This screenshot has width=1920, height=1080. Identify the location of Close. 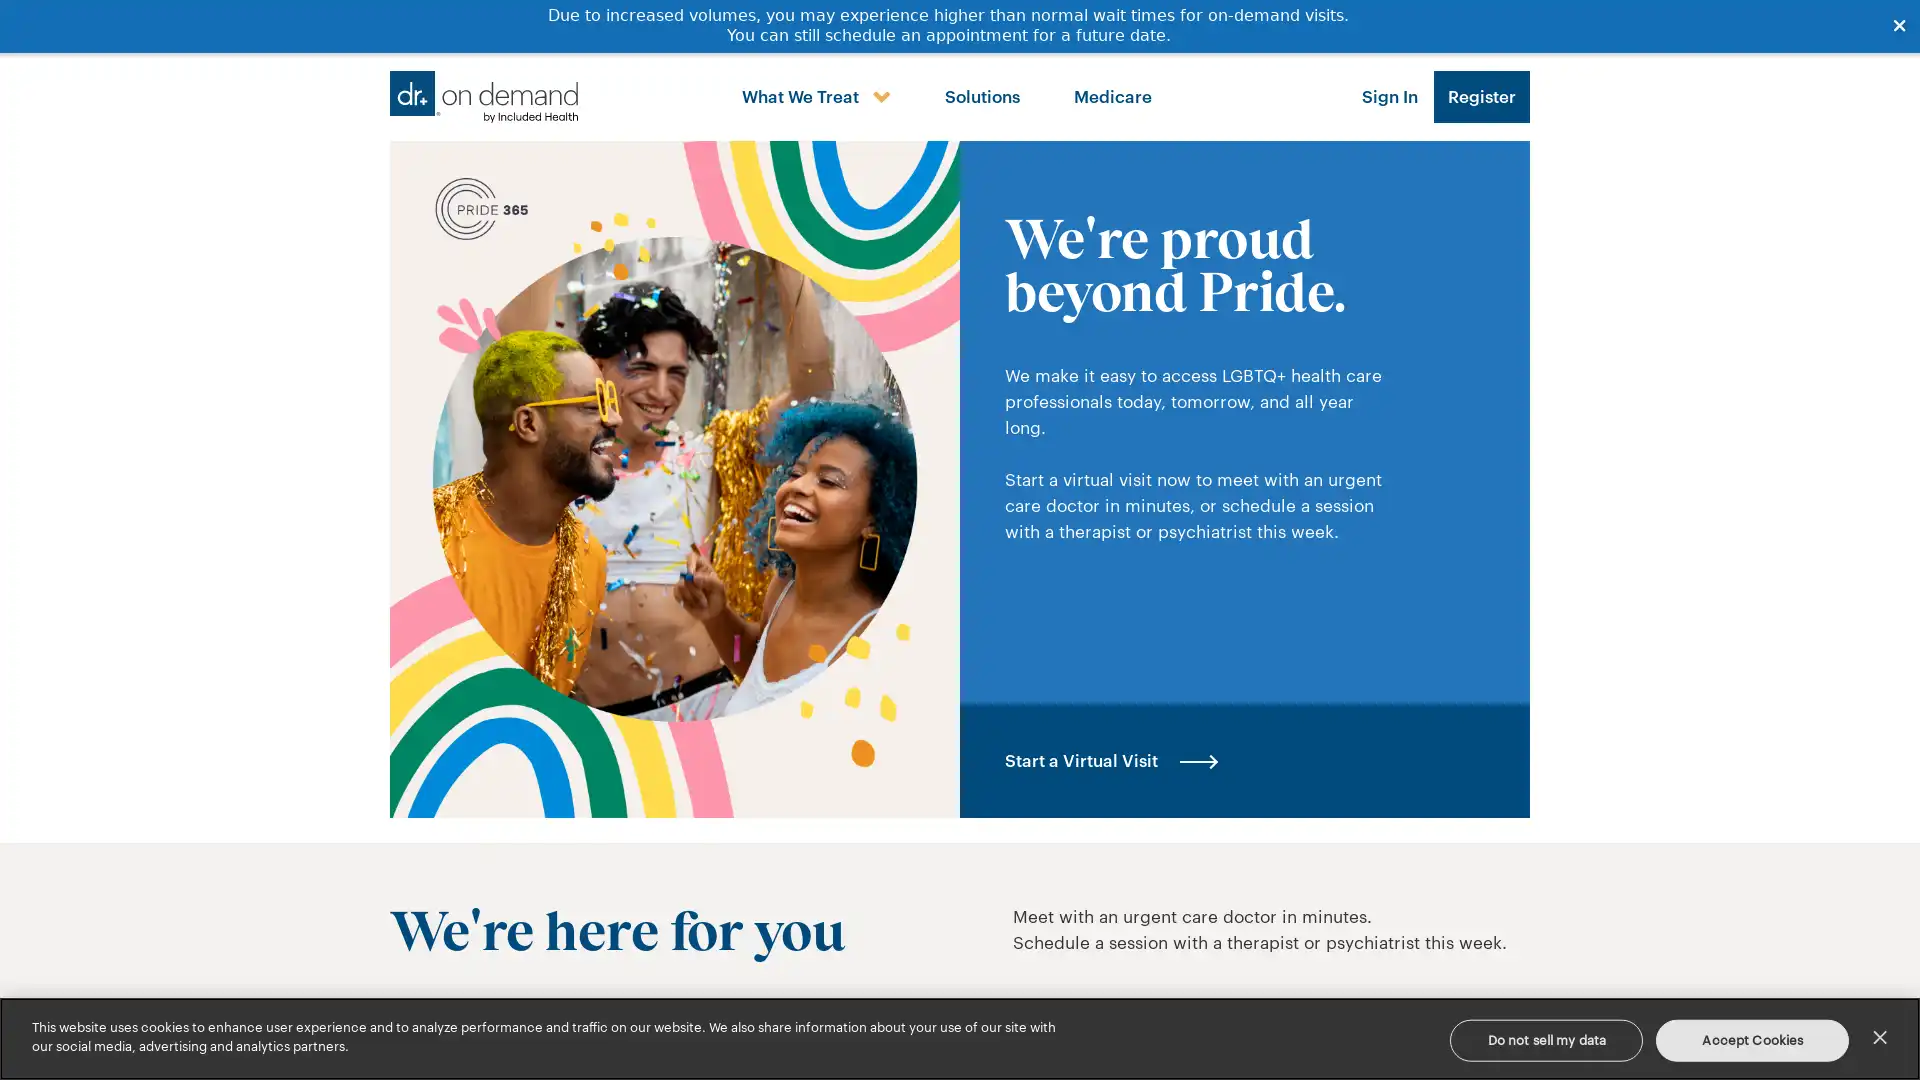
(1879, 1036).